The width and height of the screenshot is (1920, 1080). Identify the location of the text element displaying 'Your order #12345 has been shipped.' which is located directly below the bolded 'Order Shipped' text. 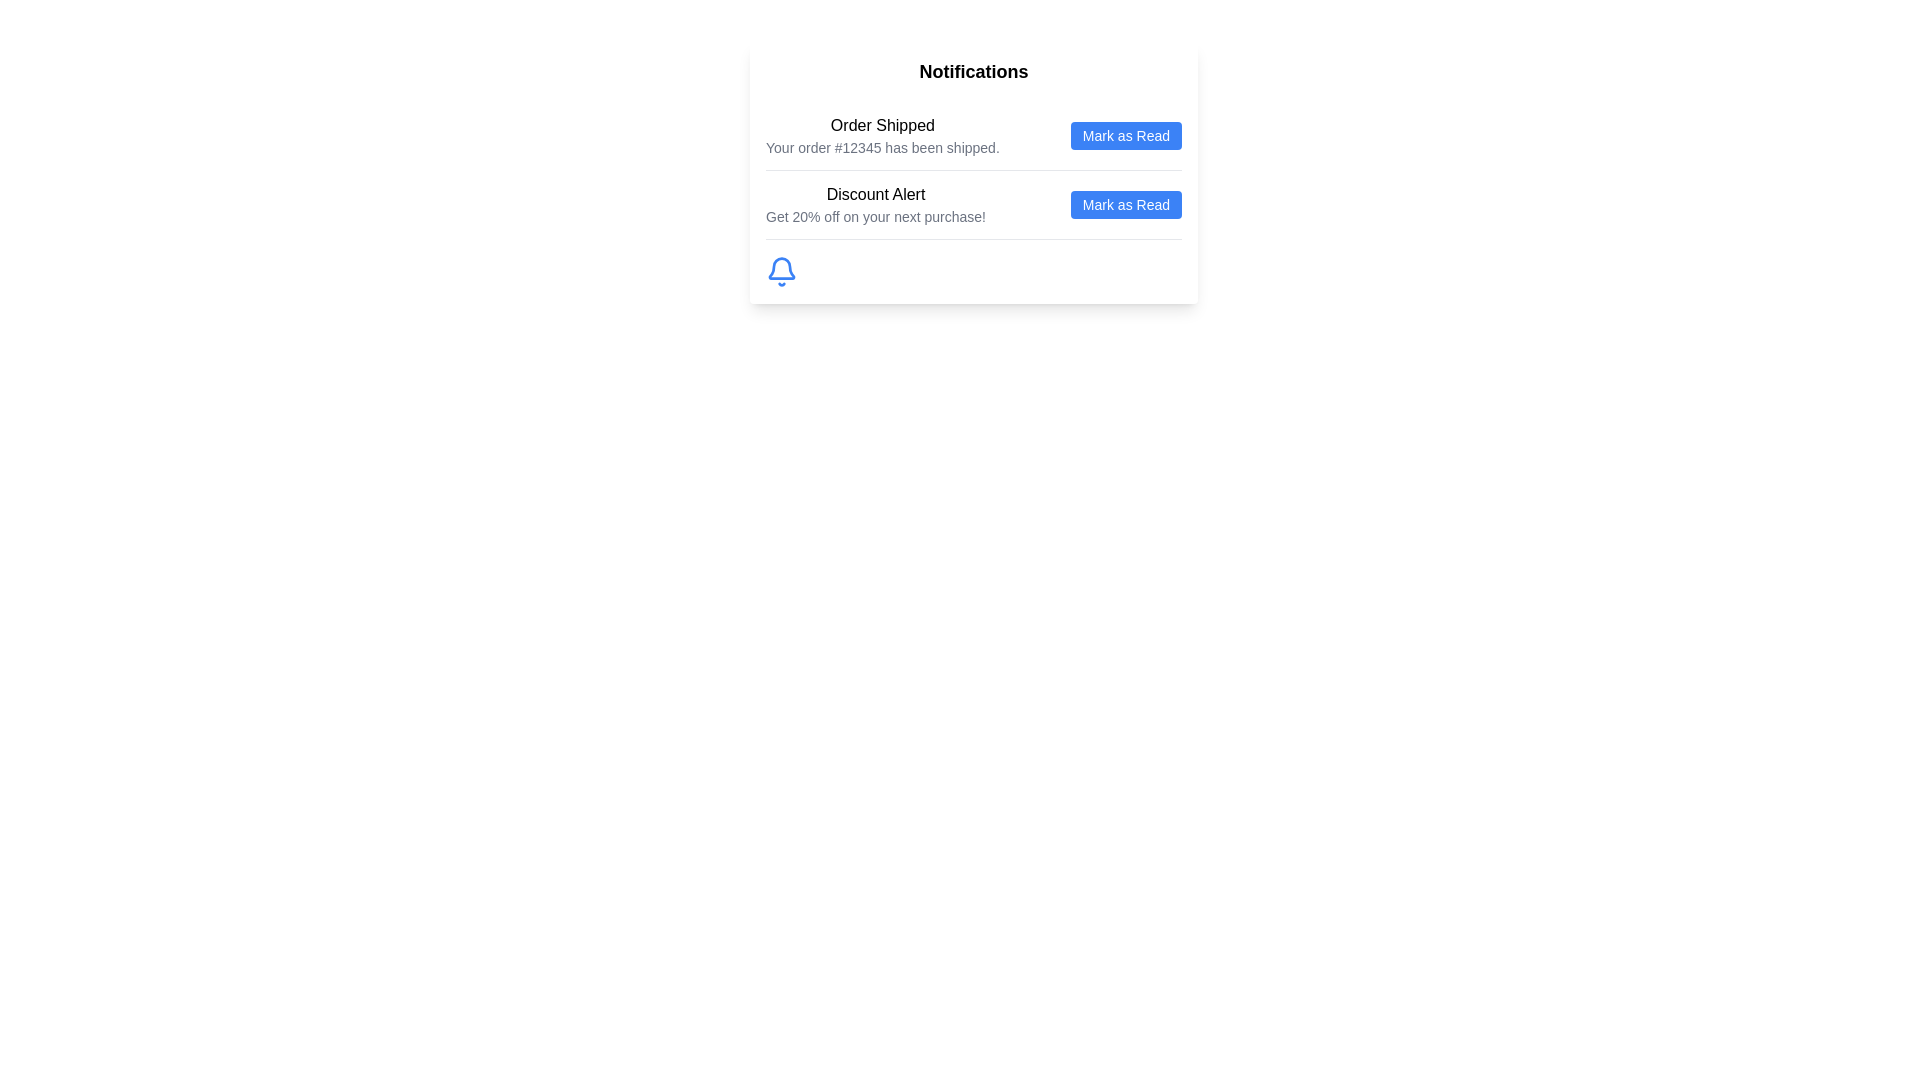
(881, 146).